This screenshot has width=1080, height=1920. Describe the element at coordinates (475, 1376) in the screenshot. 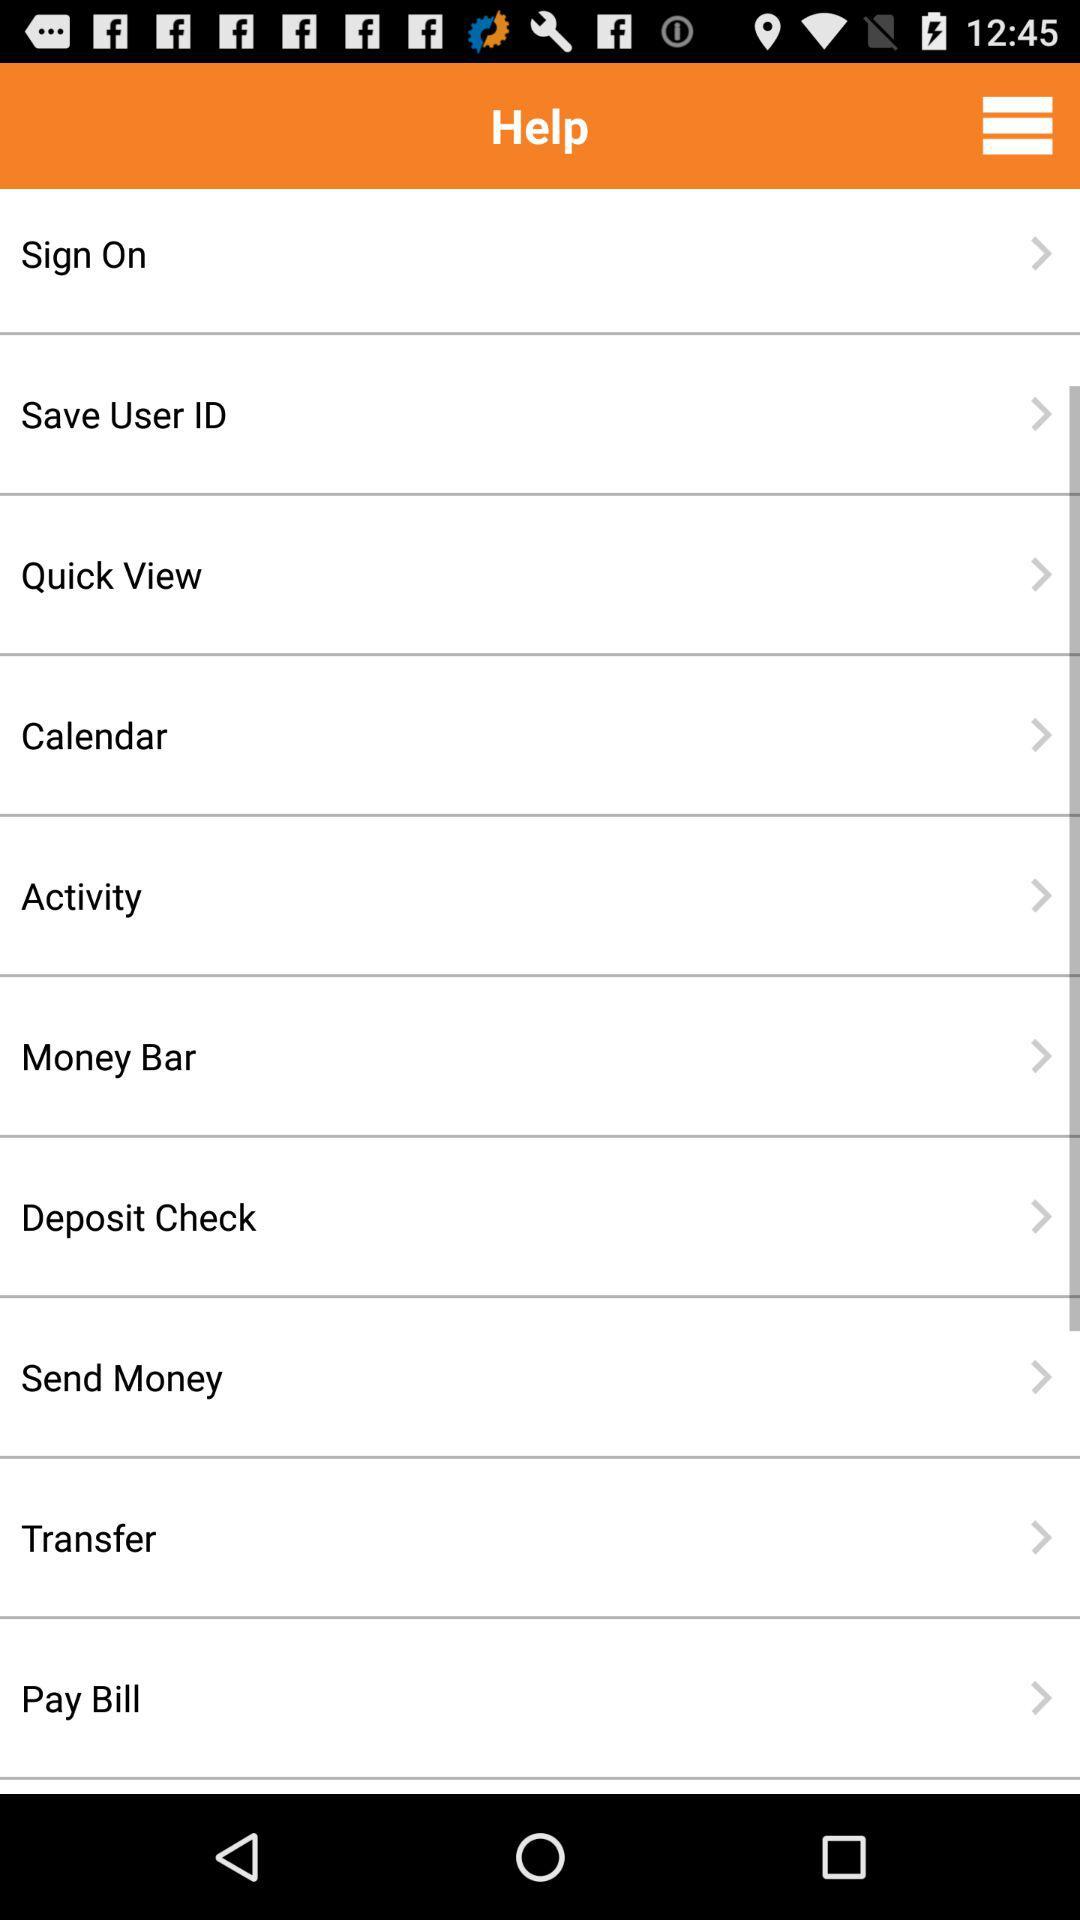

I see `the icon below the deposit check` at that location.